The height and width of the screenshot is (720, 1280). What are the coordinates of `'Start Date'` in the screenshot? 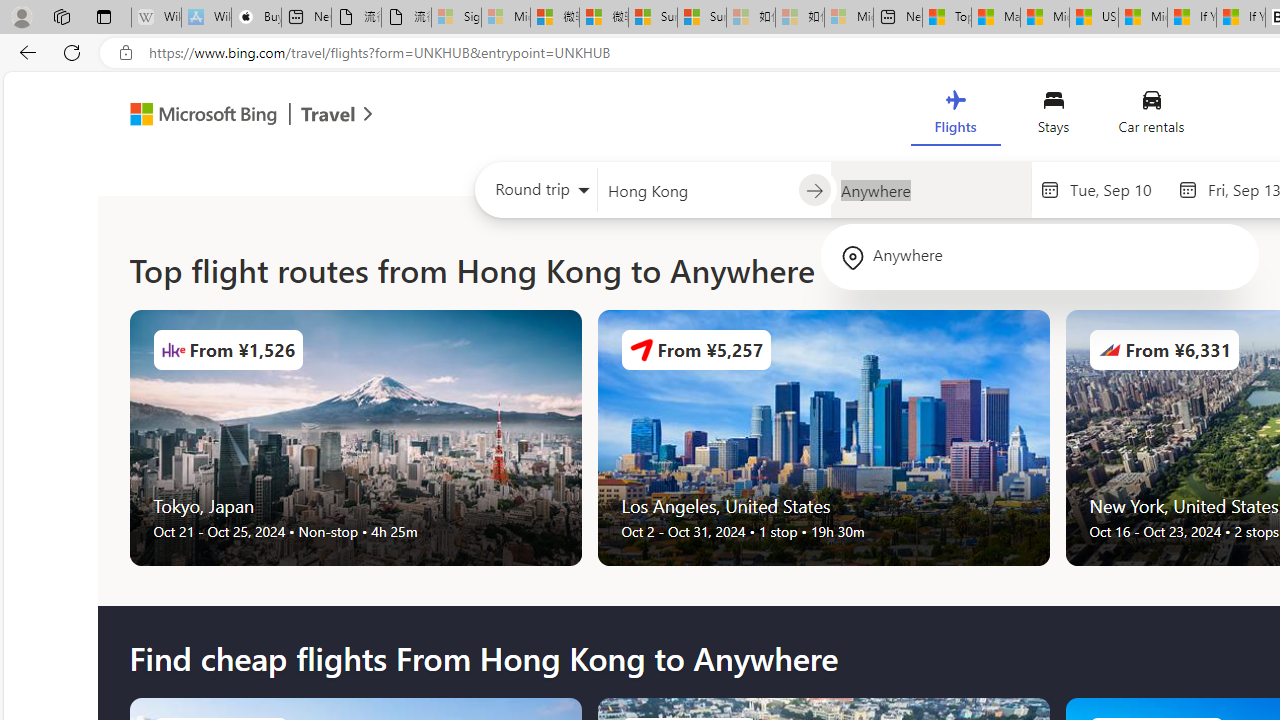 It's located at (1117, 189).